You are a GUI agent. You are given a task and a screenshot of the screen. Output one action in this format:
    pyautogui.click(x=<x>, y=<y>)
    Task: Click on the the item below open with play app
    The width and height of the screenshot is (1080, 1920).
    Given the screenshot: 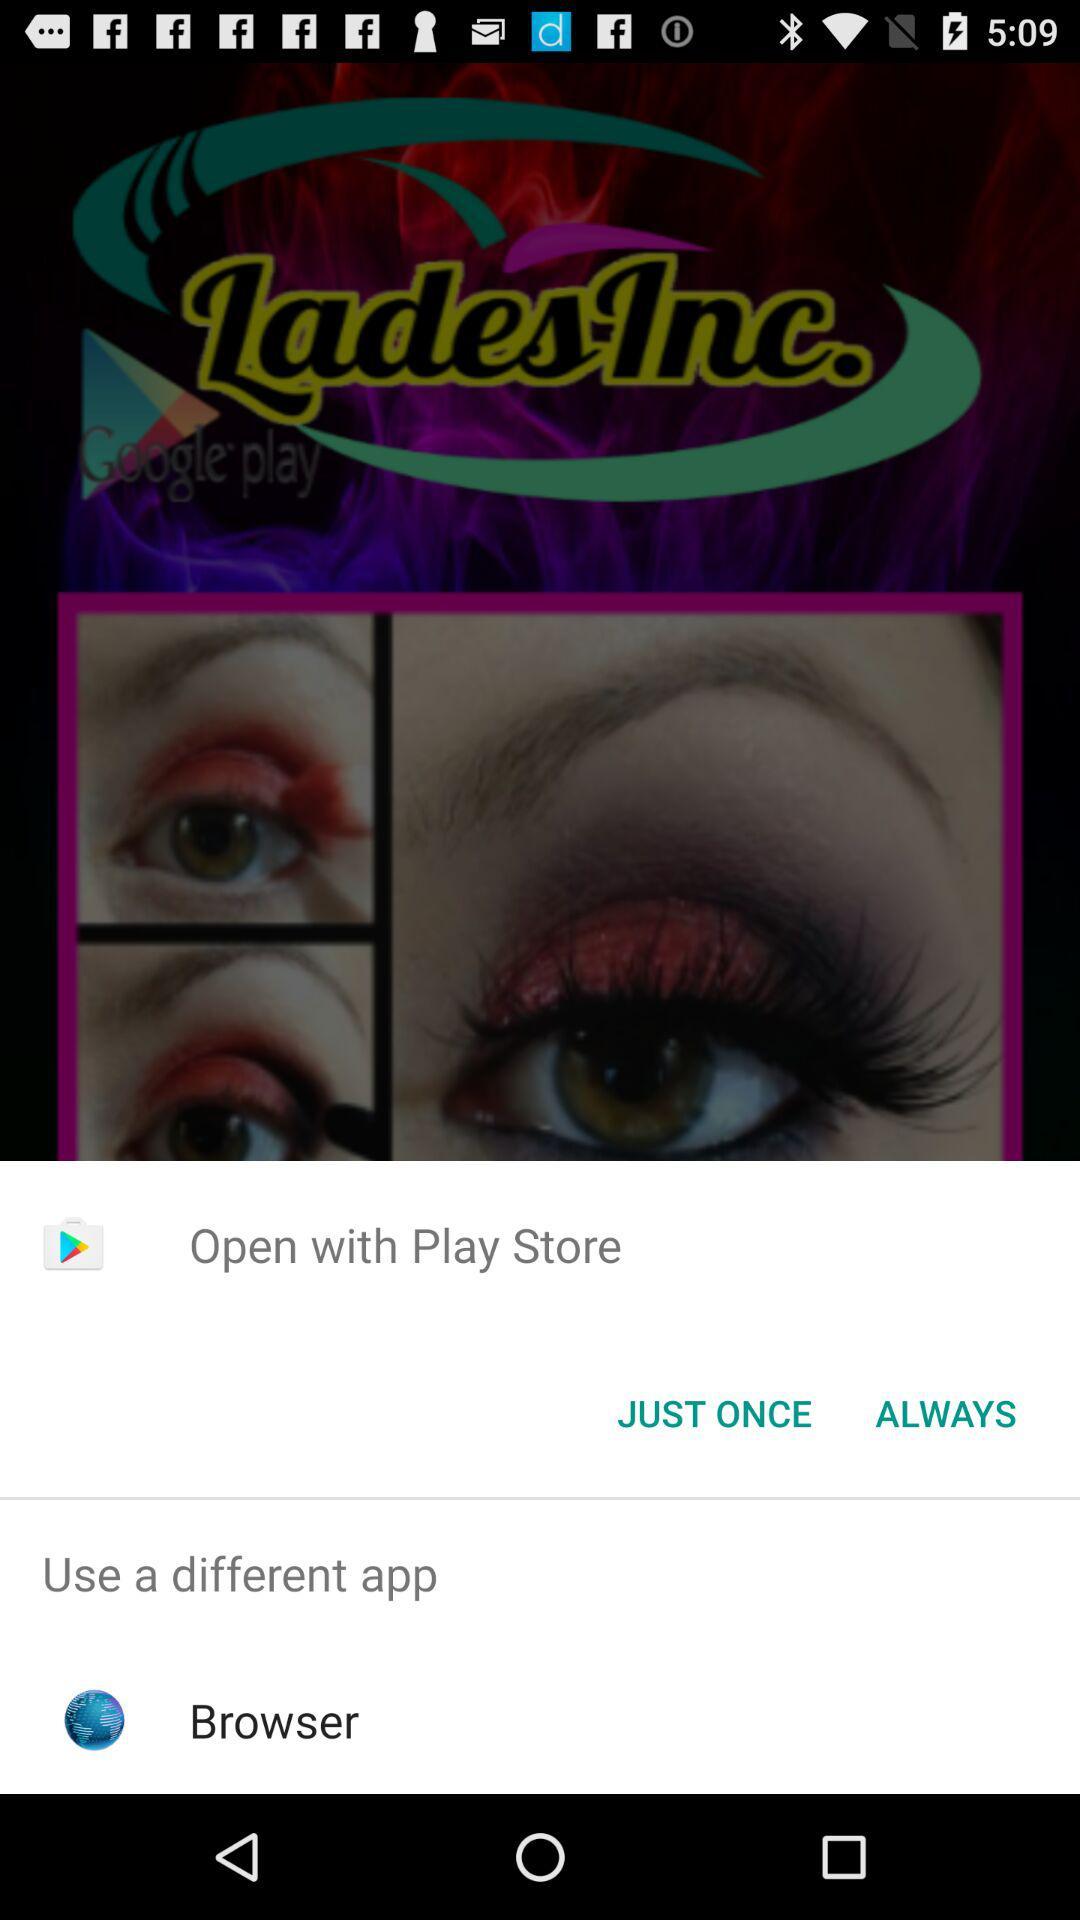 What is the action you would take?
    pyautogui.click(x=945, y=1411)
    